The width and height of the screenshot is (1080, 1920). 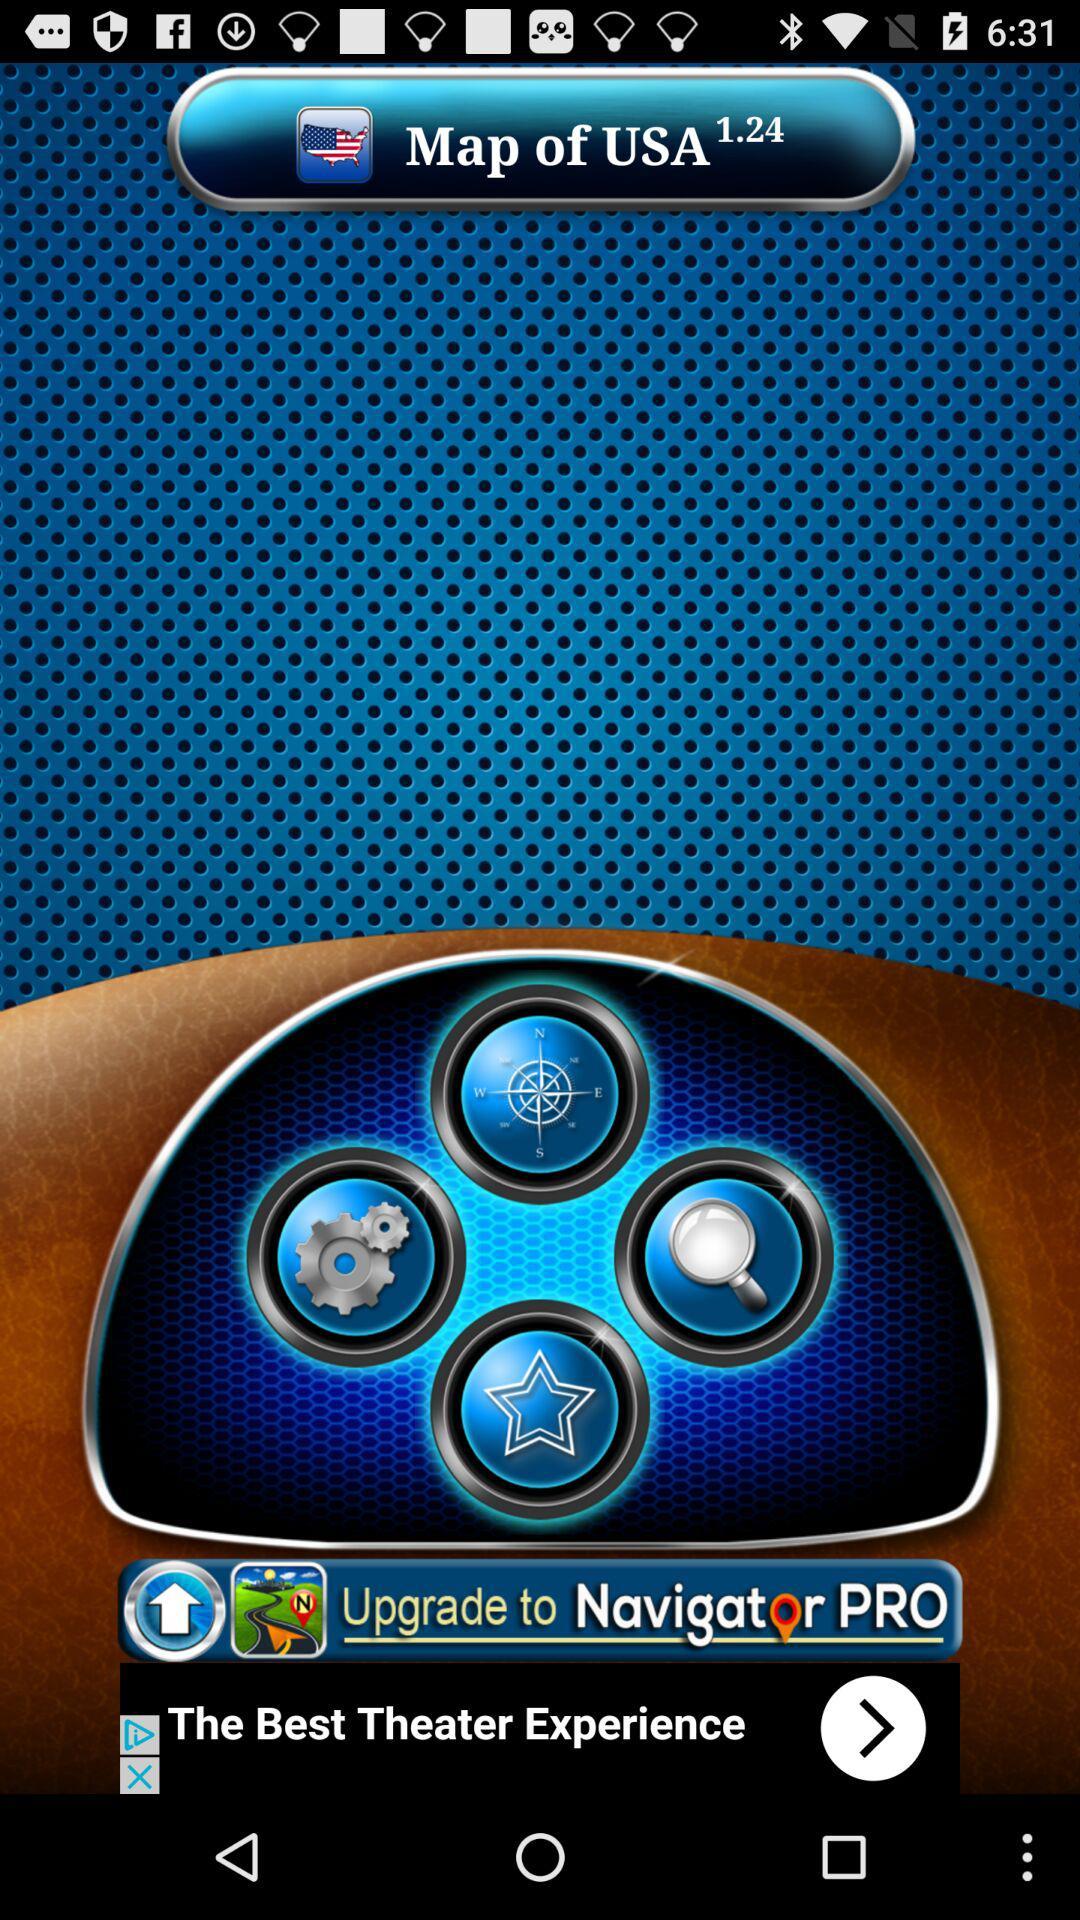 I want to click on play, so click(x=538, y=1093).